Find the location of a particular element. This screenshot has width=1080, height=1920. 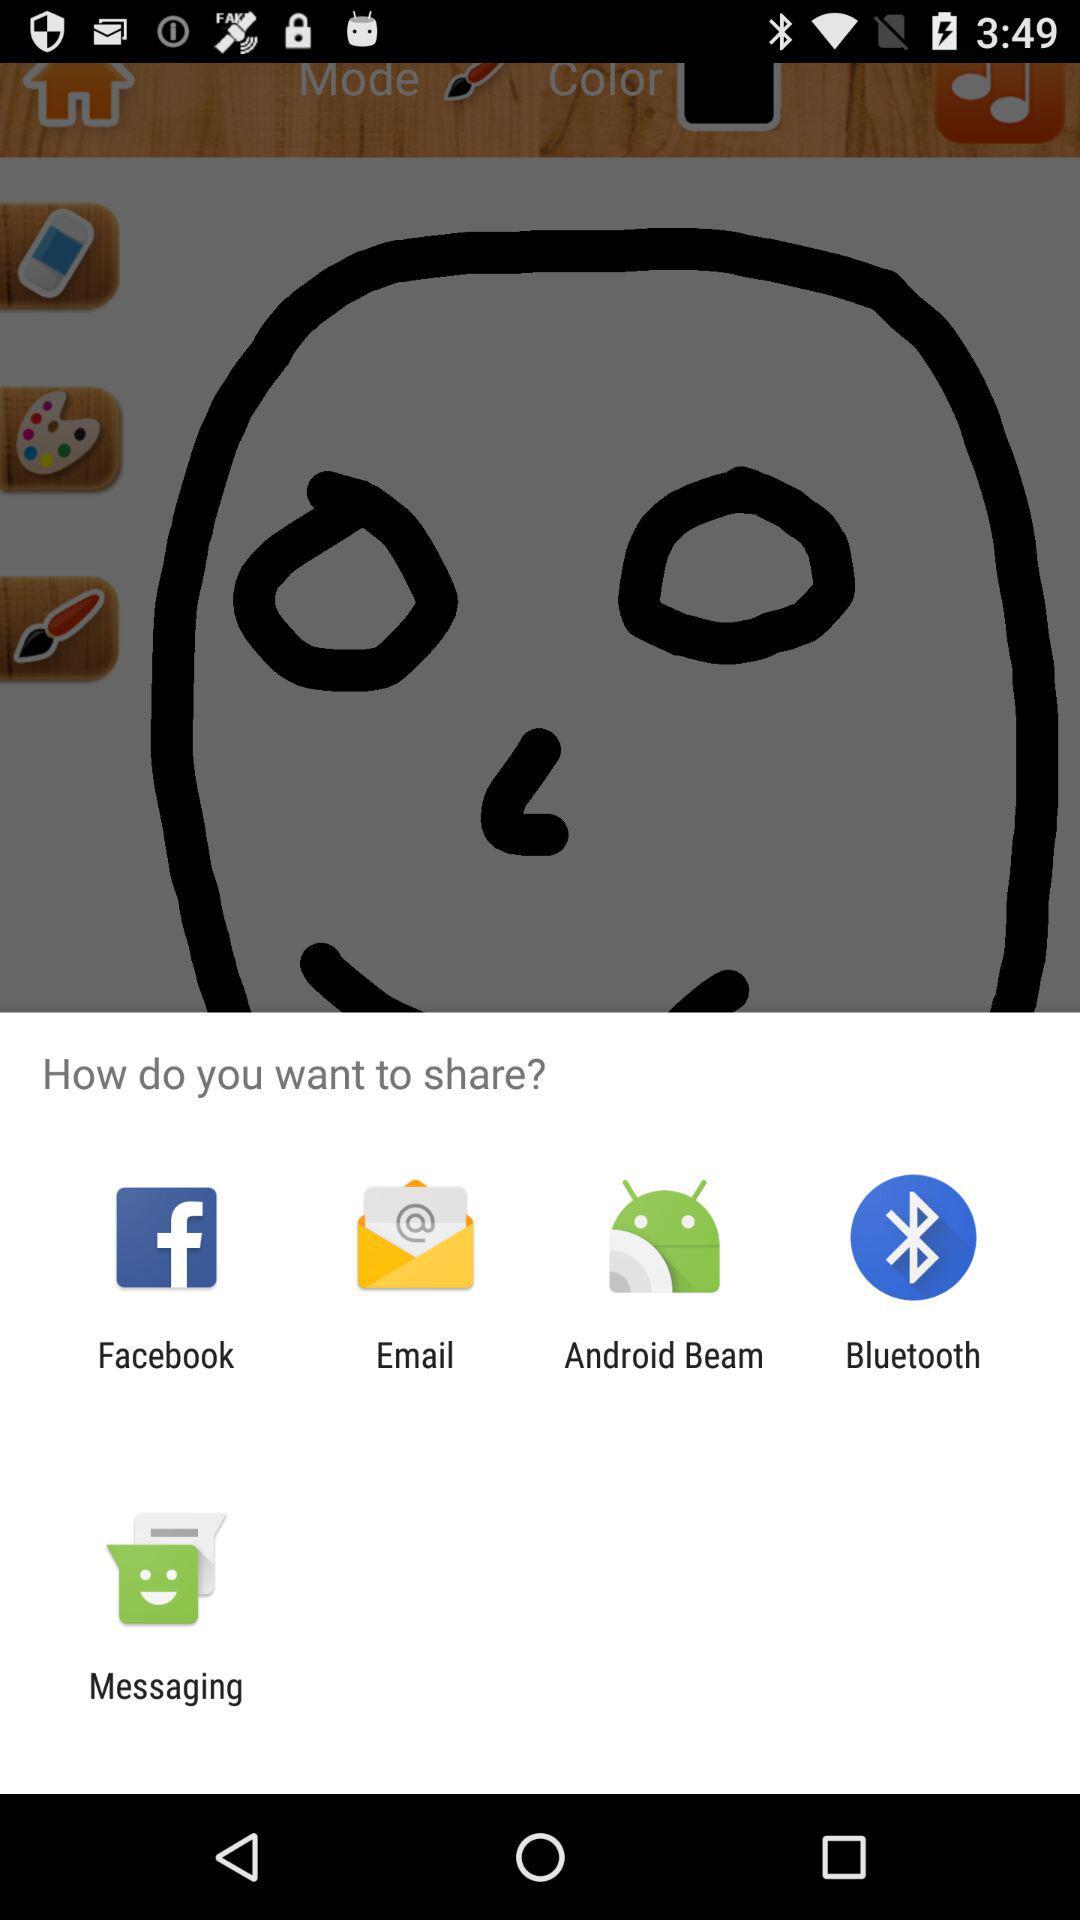

item to the left of the android beam item is located at coordinates (414, 1374).